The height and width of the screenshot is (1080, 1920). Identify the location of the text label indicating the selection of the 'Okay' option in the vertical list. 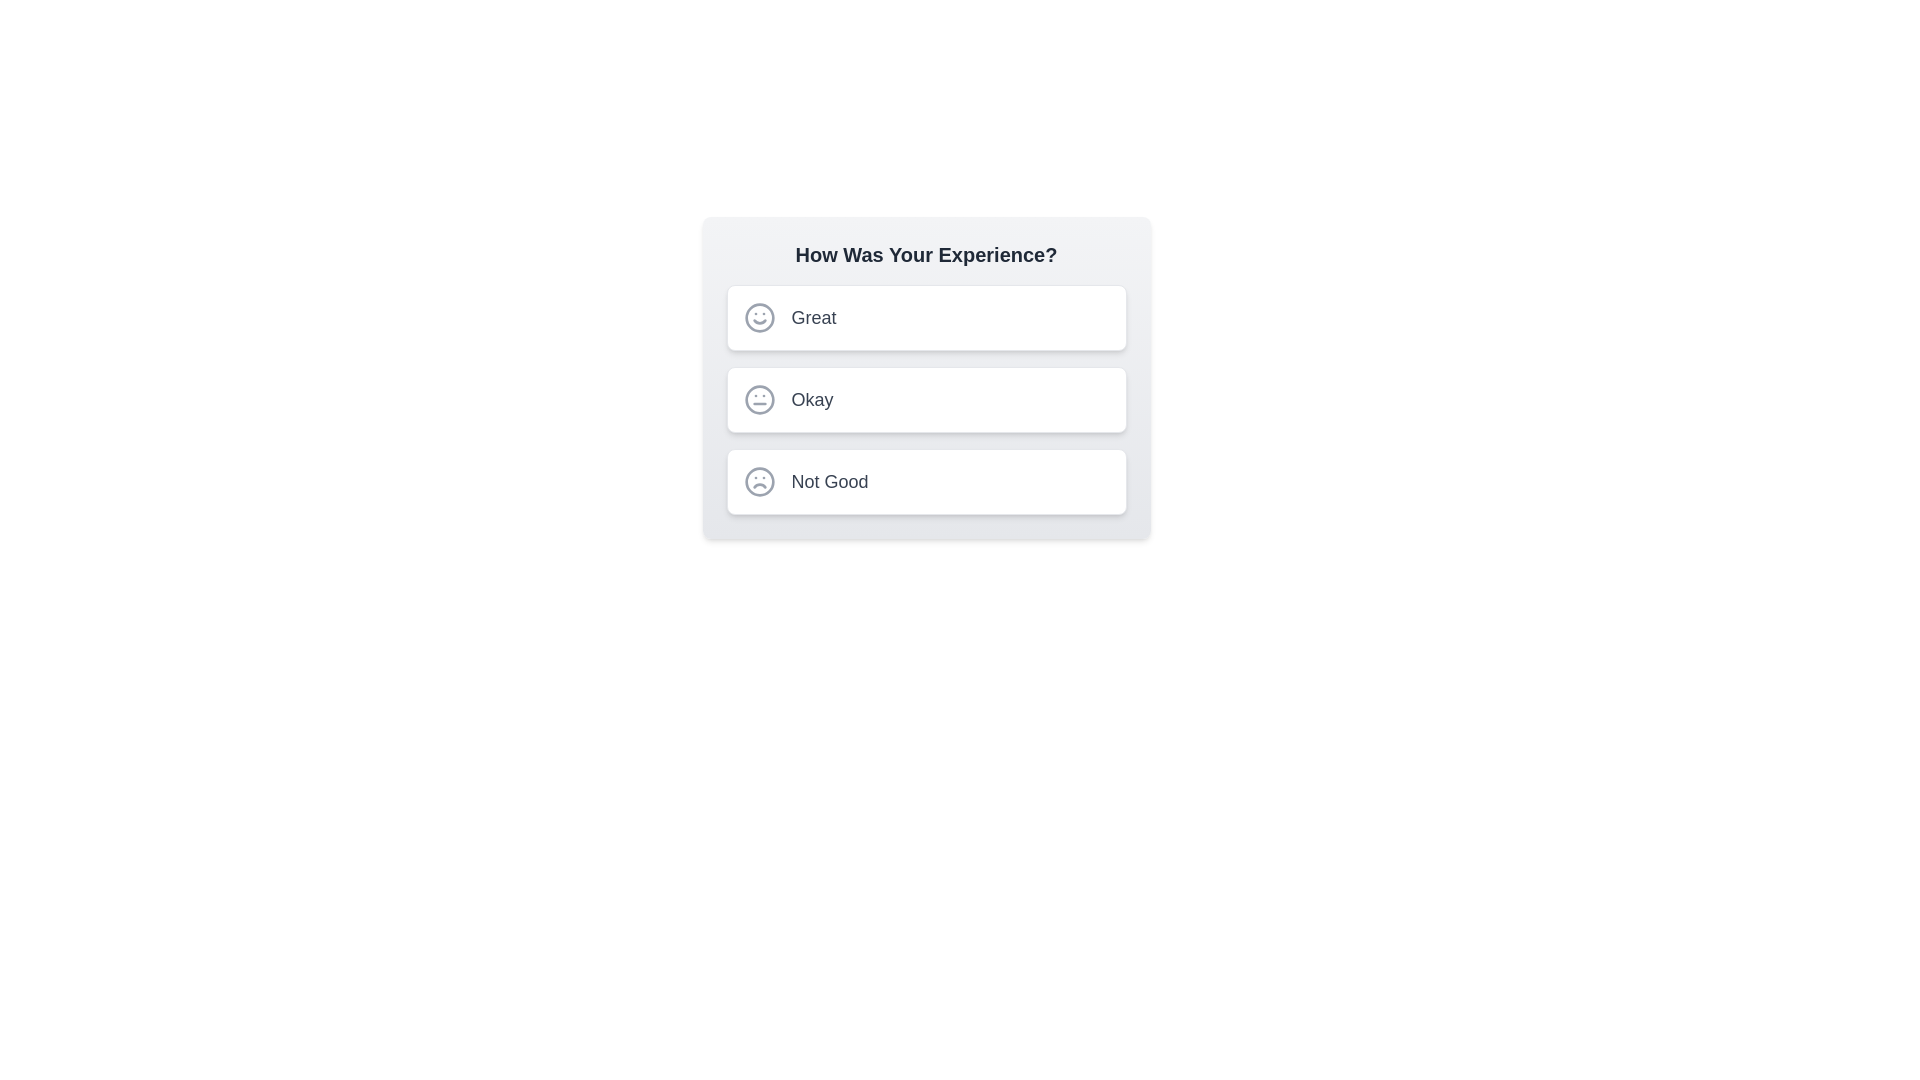
(812, 400).